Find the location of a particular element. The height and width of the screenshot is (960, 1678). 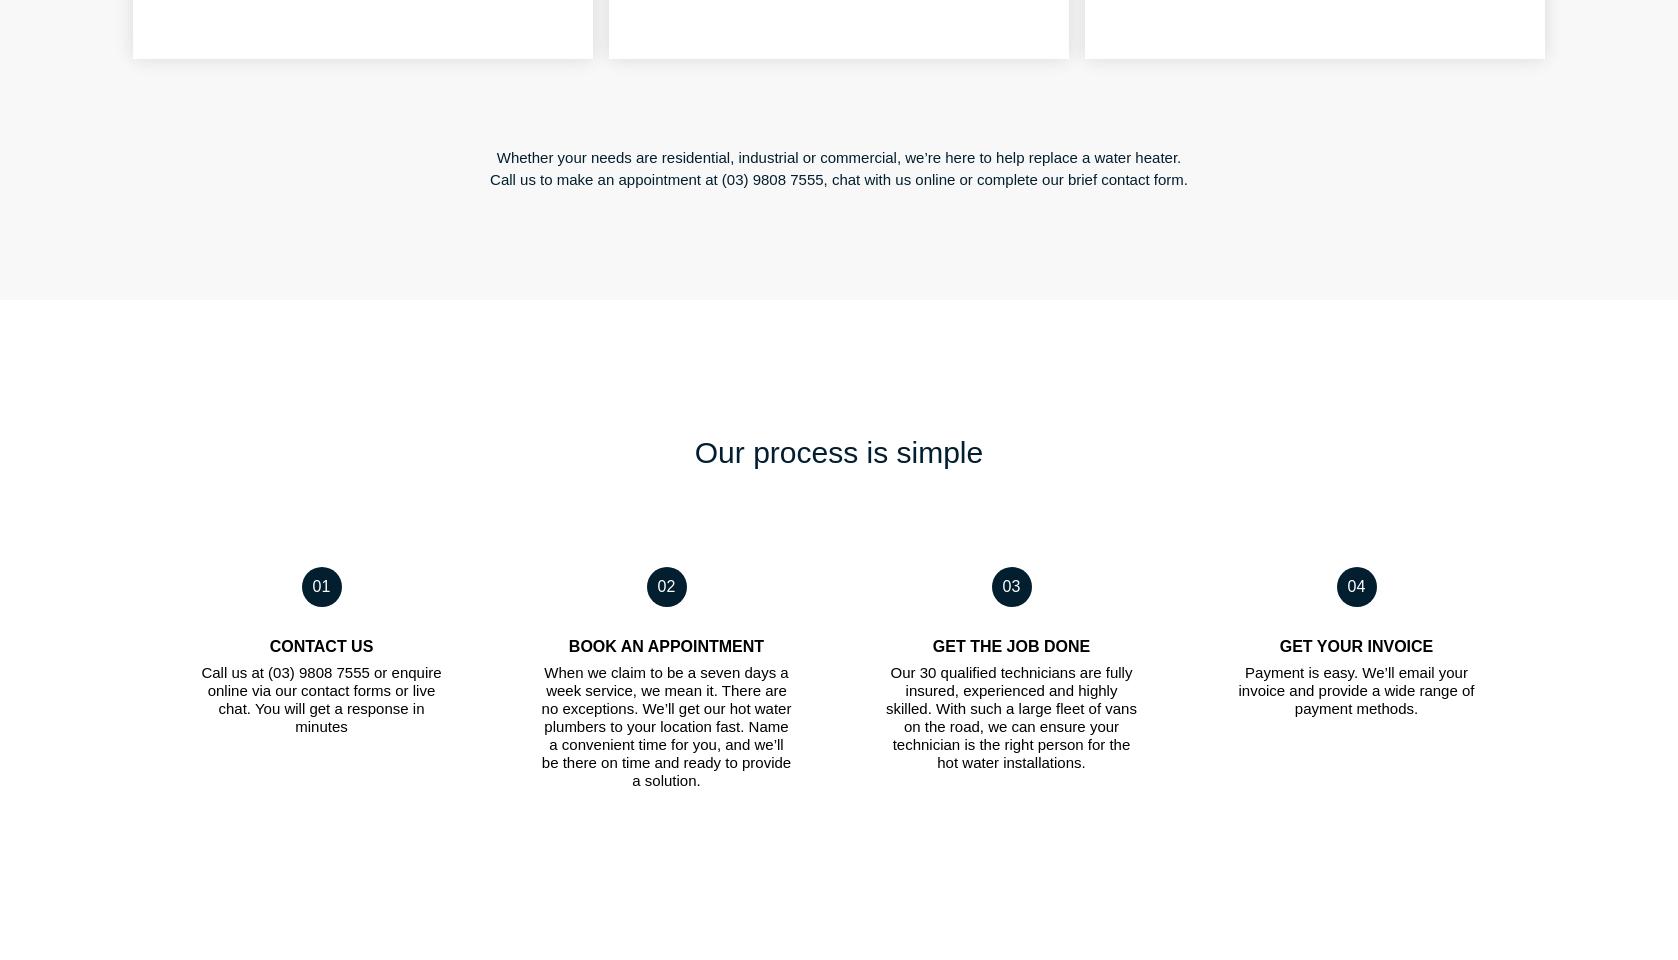

'02' is located at coordinates (664, 585).